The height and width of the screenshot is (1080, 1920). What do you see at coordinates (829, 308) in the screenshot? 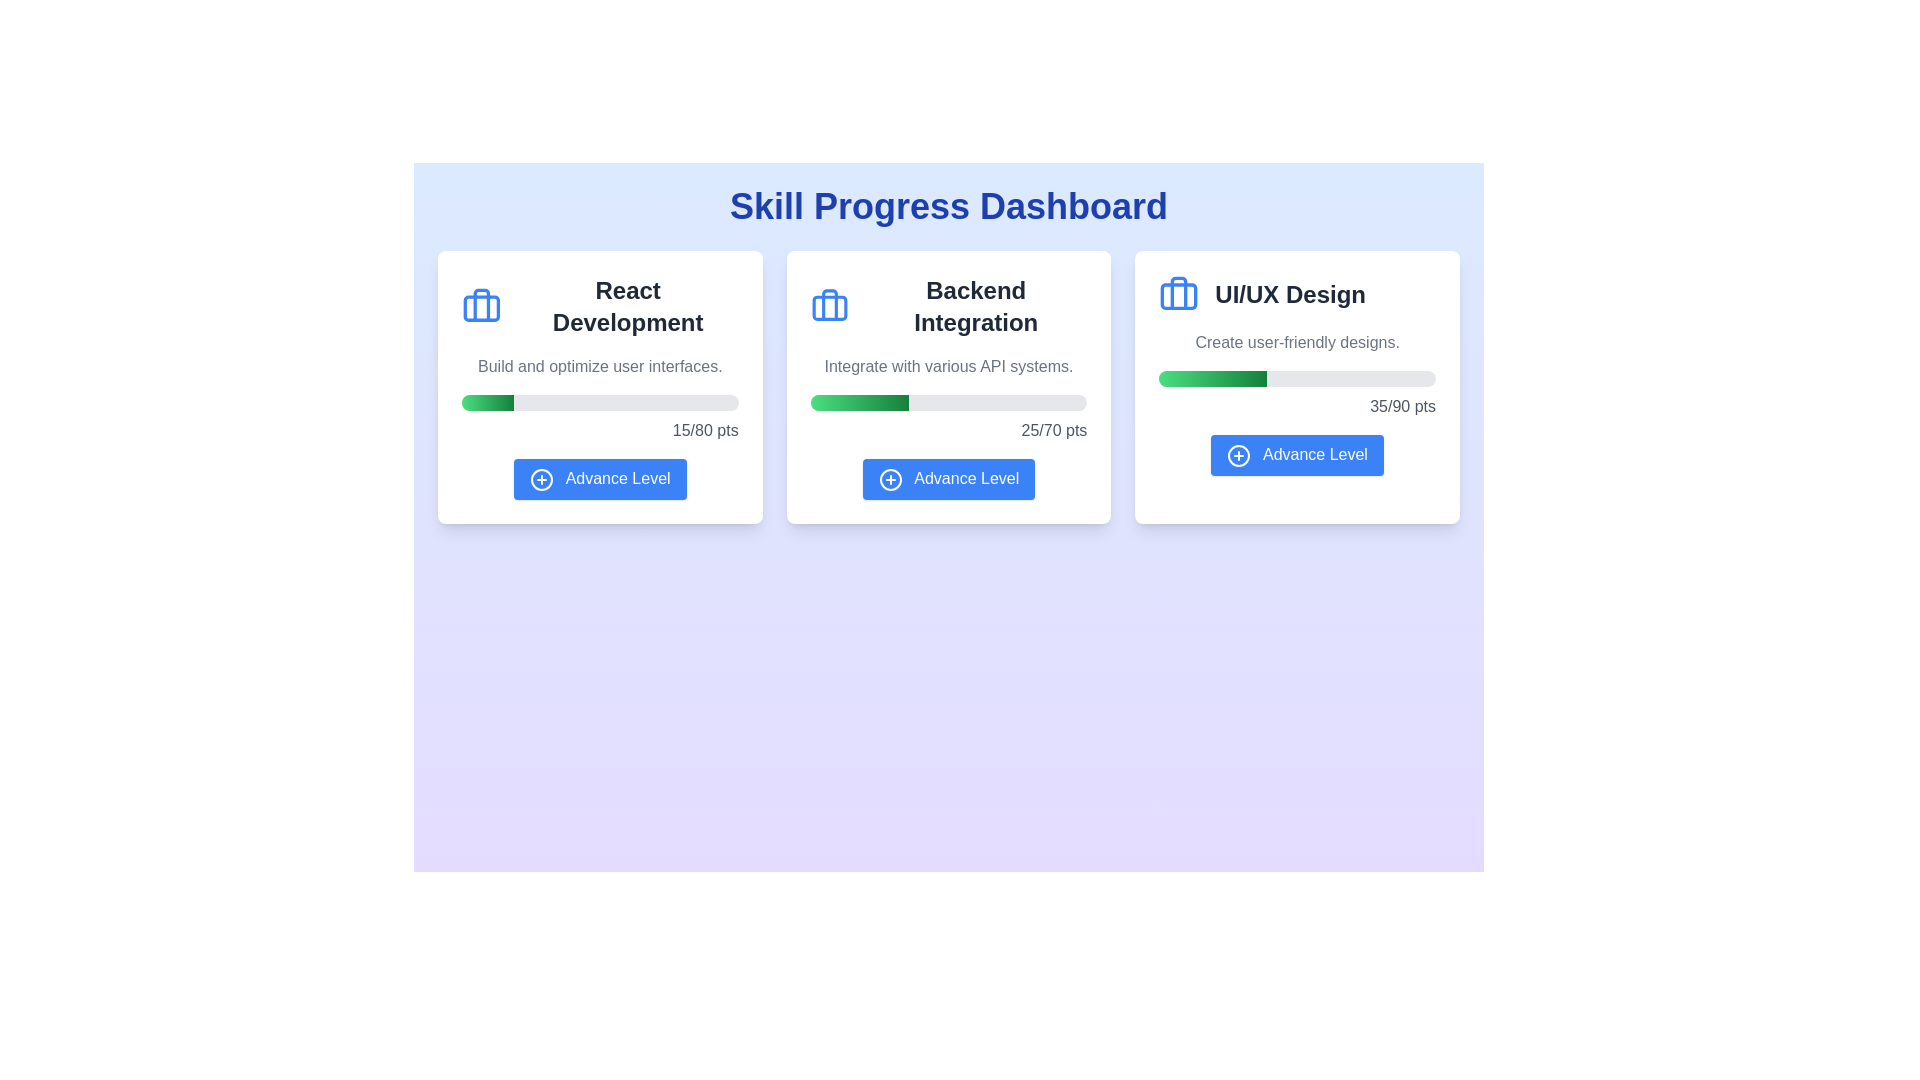
I see `the decorative briefcase icon that visually supports the title 'Backend Integration'` at bounding box center [829, 308].